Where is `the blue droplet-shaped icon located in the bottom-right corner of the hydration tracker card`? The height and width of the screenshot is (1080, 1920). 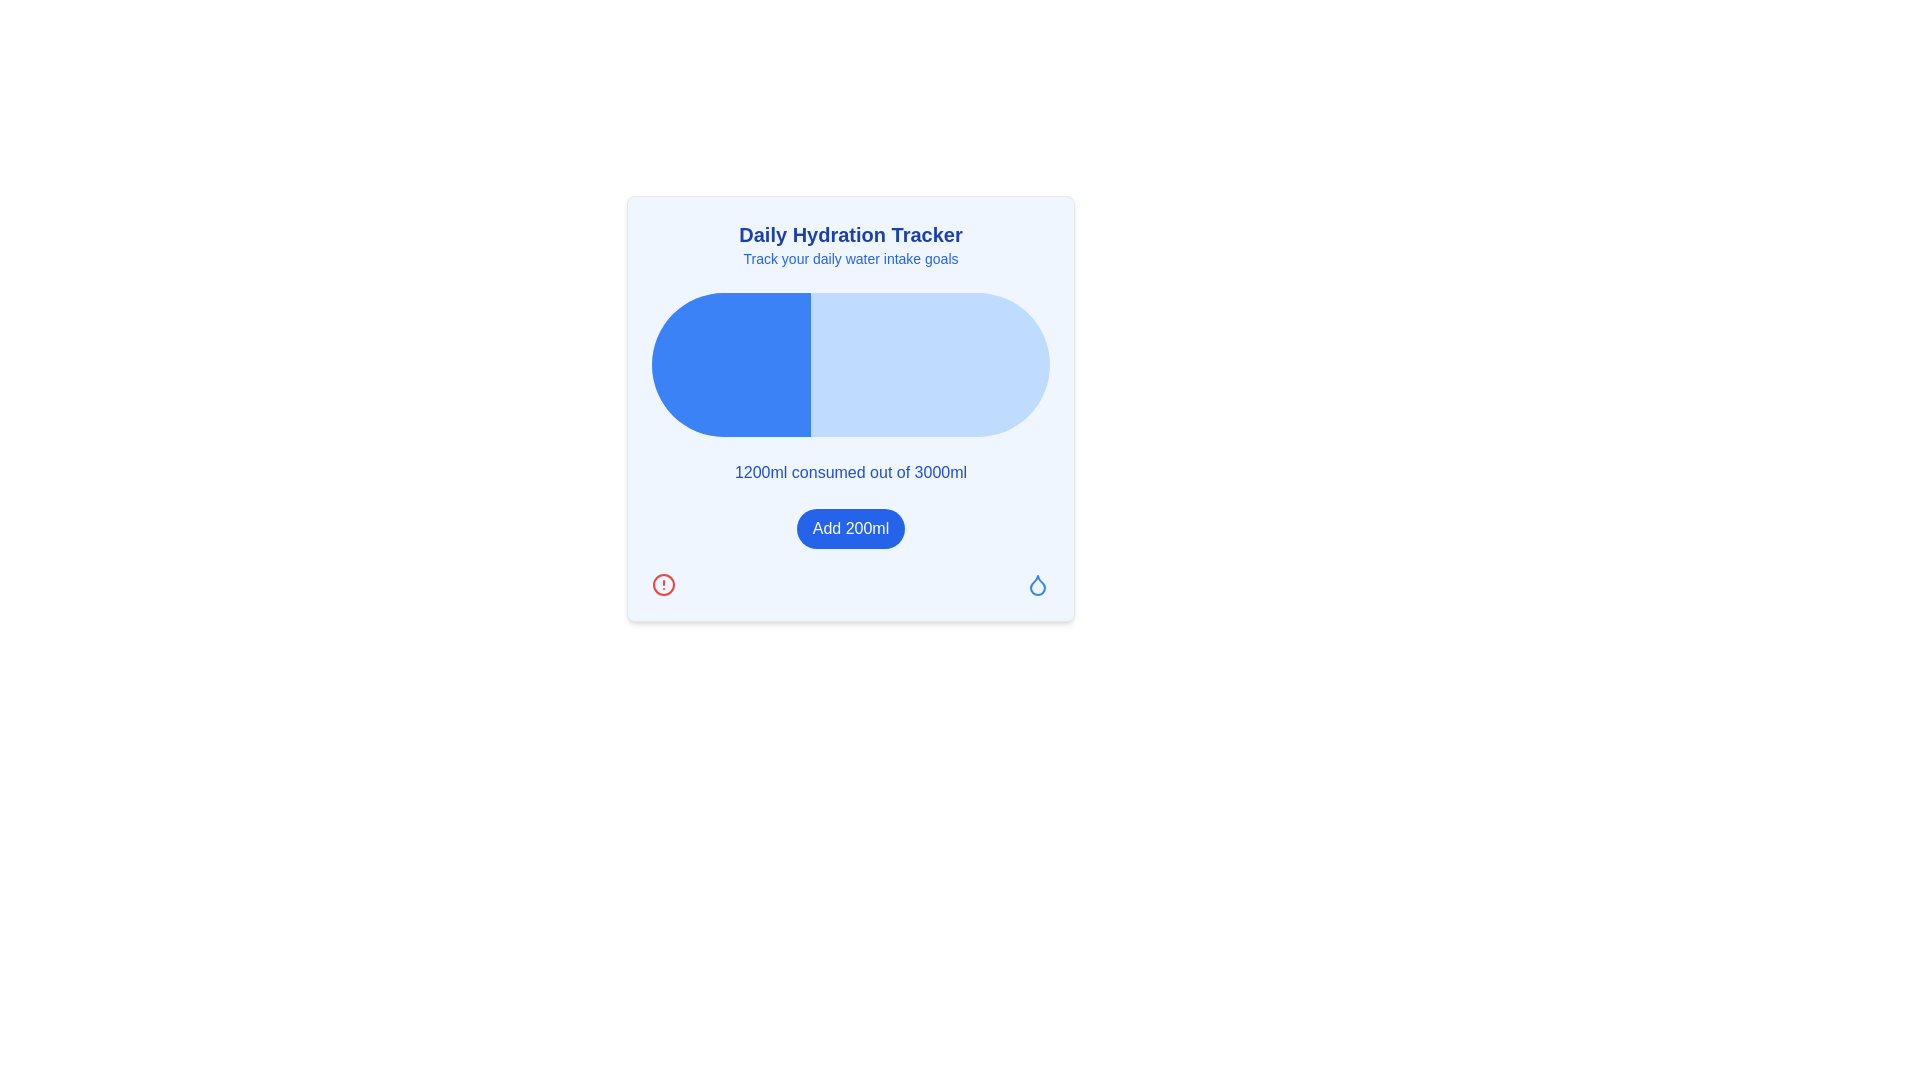
the blue droplet-shaped icon located in the bottom-right corner of the hydration tracker card is located at coordinates (1037, 585).